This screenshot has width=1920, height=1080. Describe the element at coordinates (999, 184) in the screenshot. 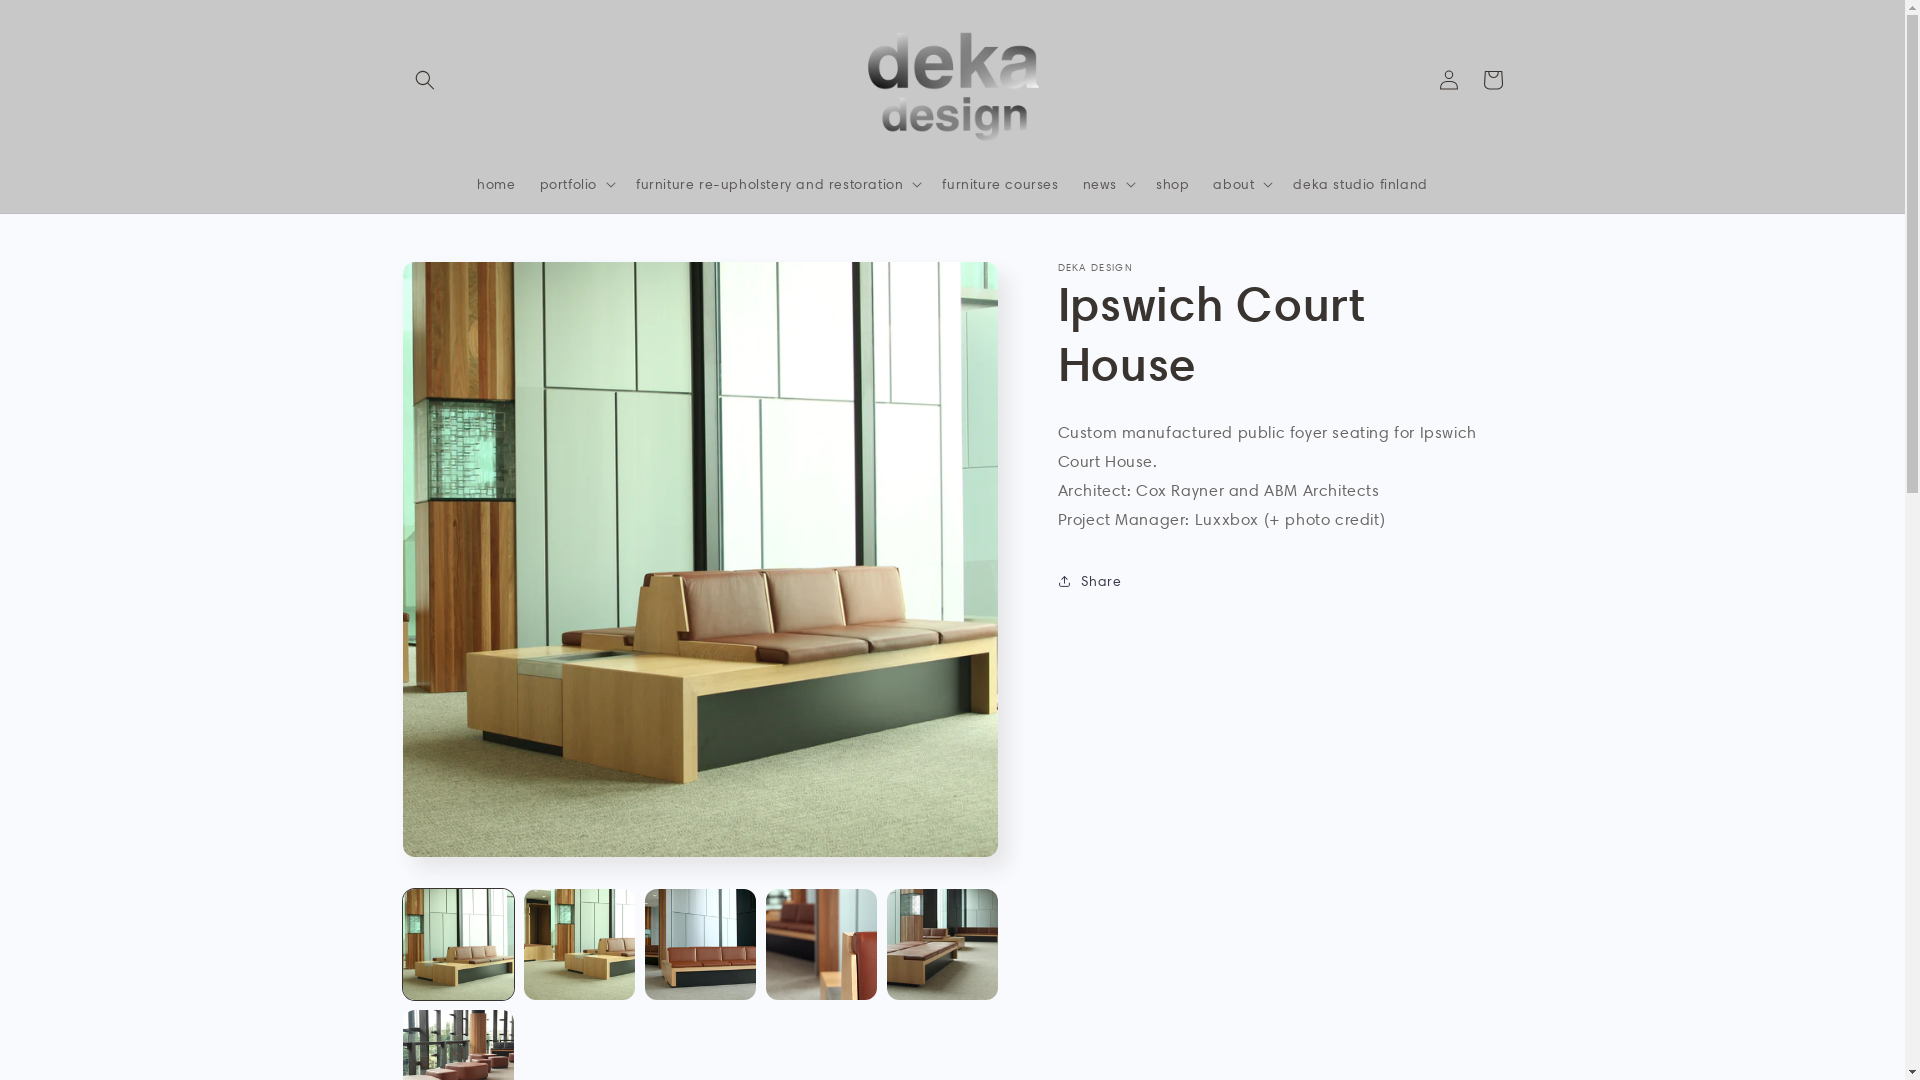

I see `'furniture courses'` at that location.